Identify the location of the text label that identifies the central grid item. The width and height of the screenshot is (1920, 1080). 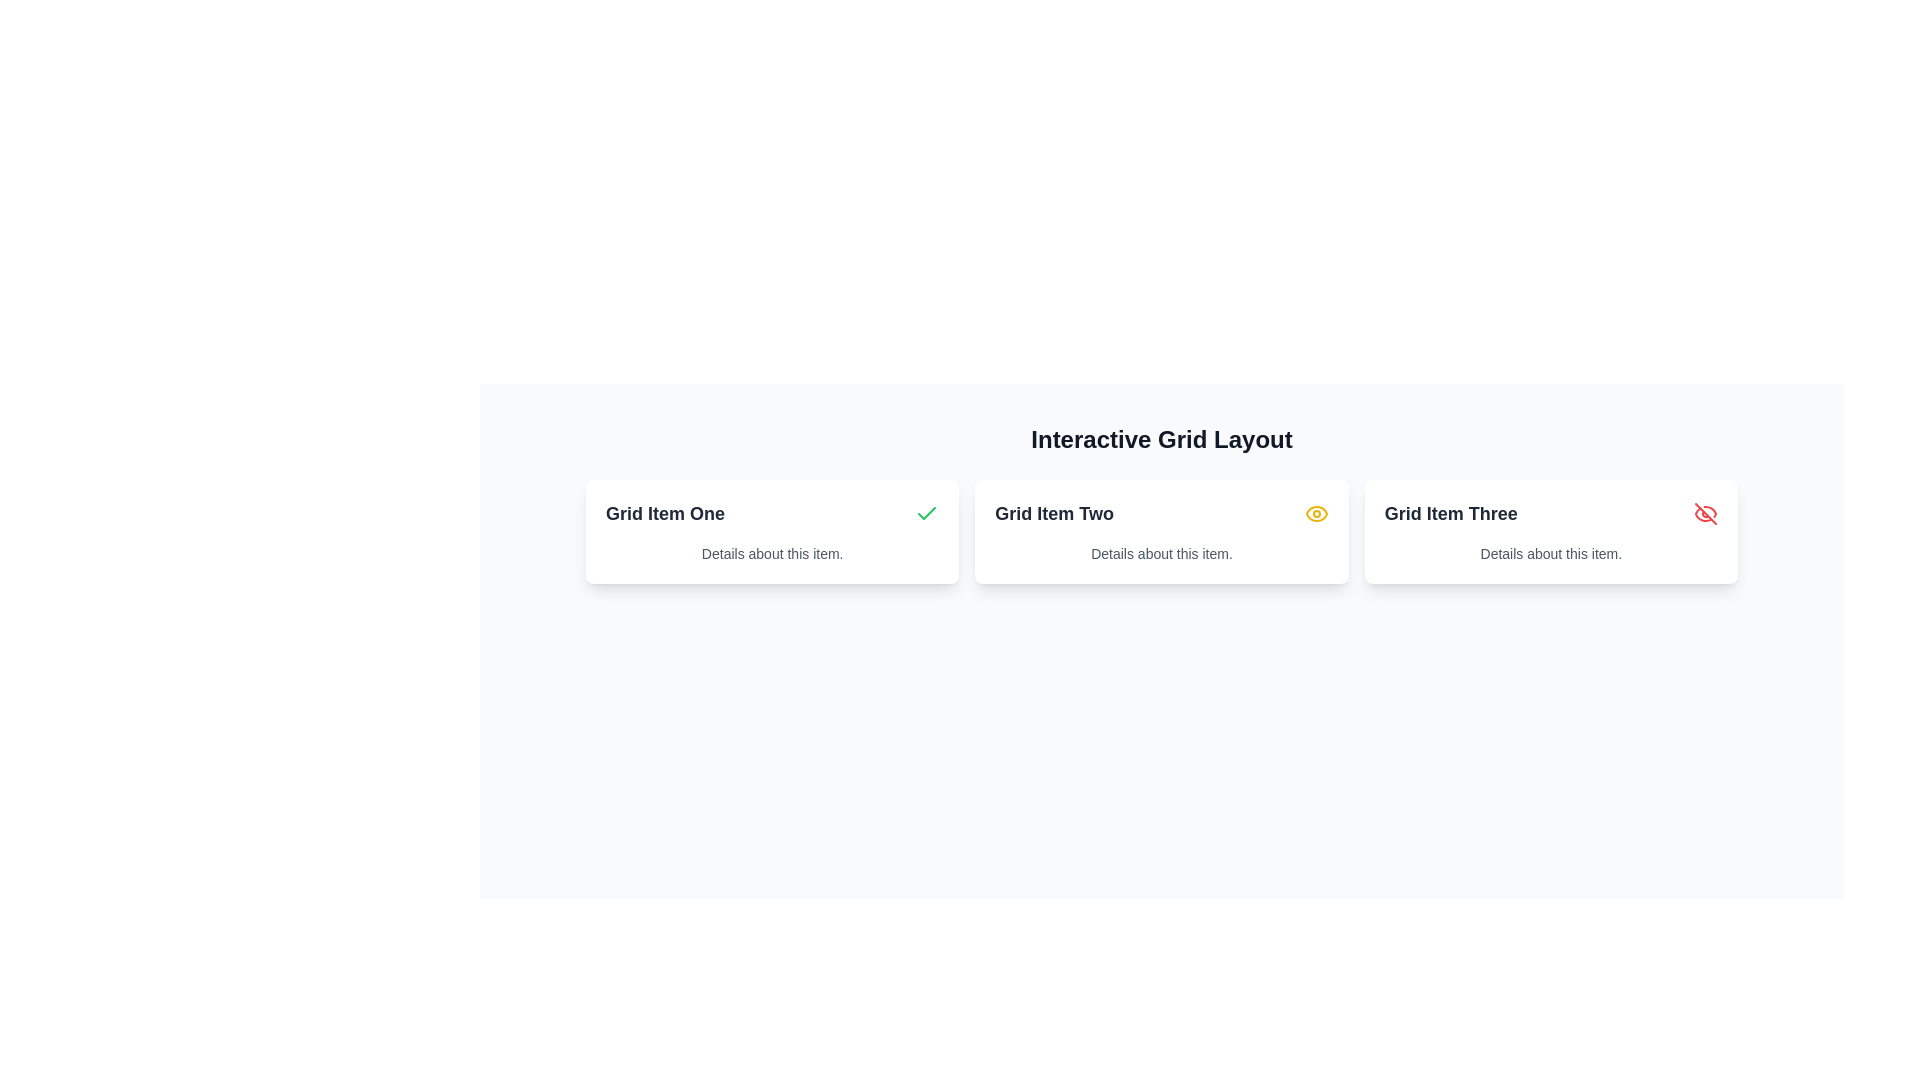
(1053, 512).